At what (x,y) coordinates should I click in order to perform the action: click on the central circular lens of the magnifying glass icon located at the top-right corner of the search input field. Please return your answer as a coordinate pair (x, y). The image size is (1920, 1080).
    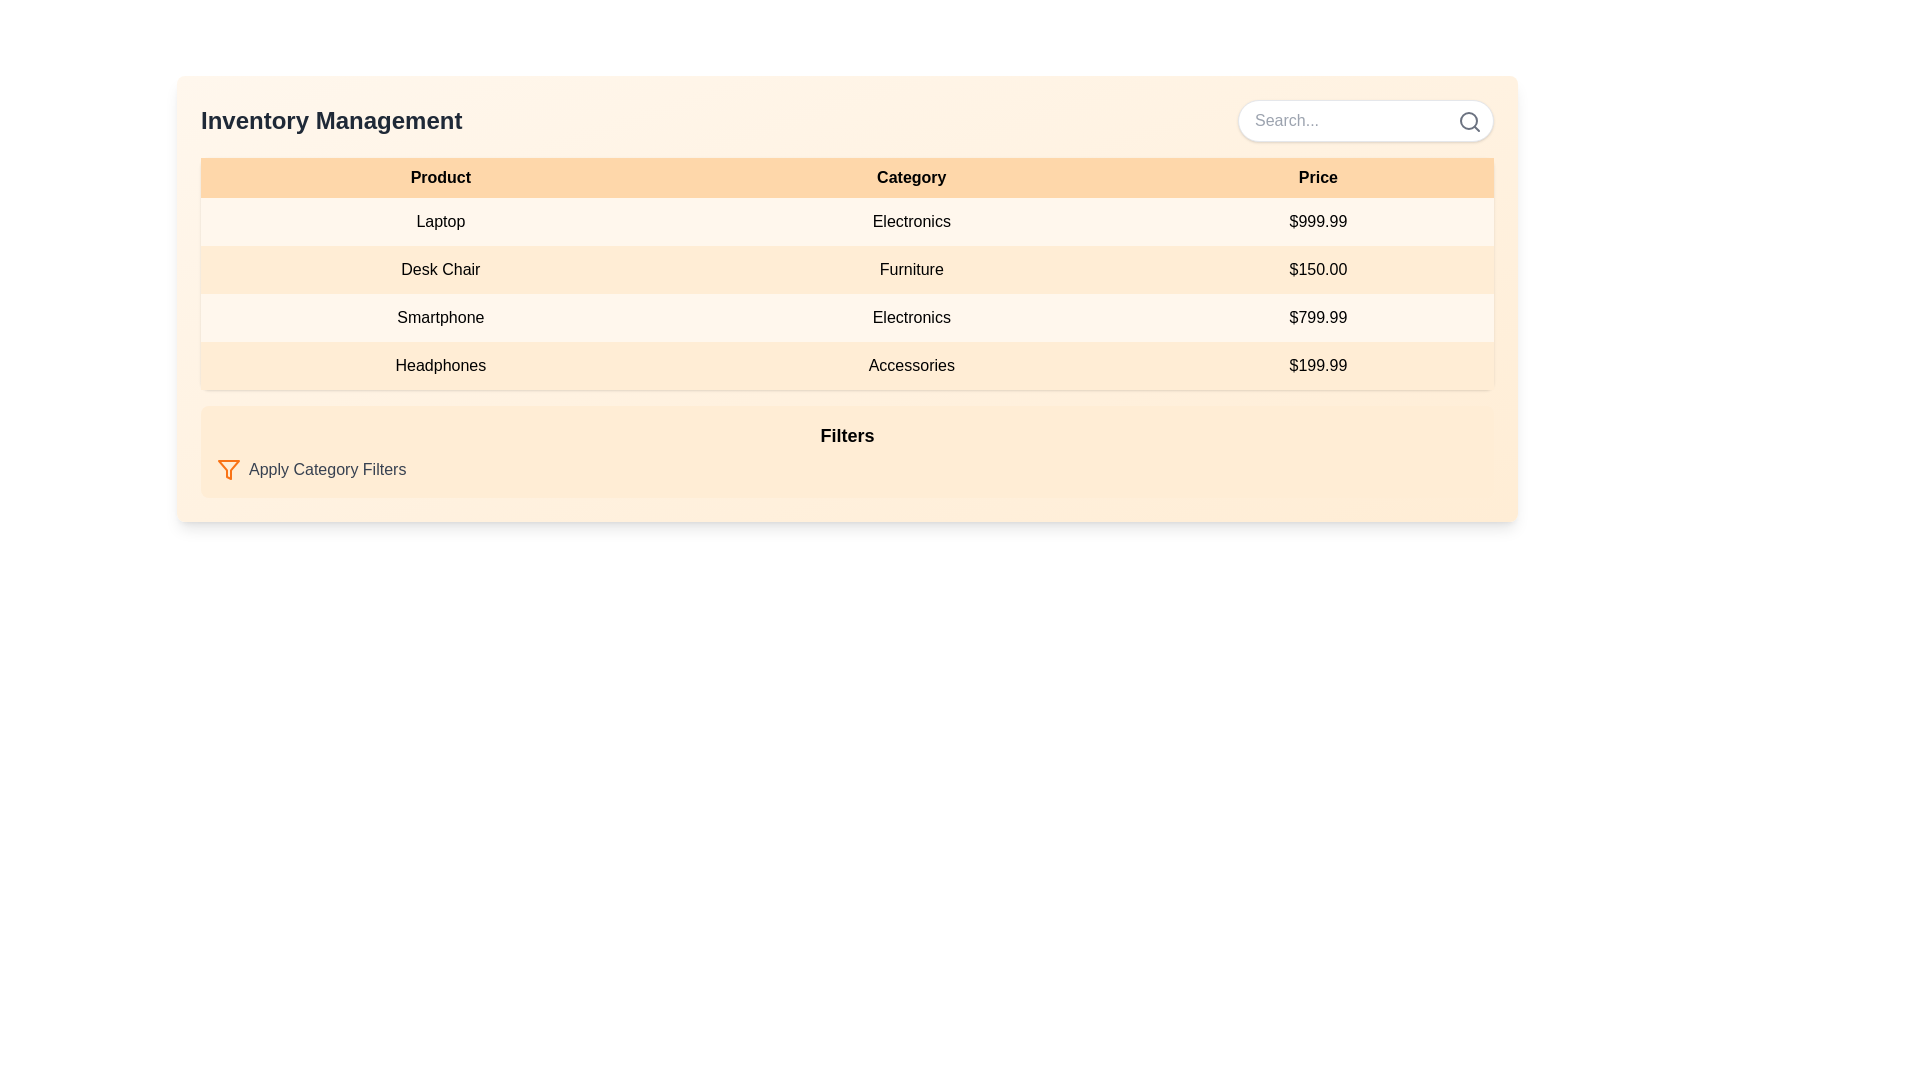
    Looking at the image, I should click on (1468, 120).